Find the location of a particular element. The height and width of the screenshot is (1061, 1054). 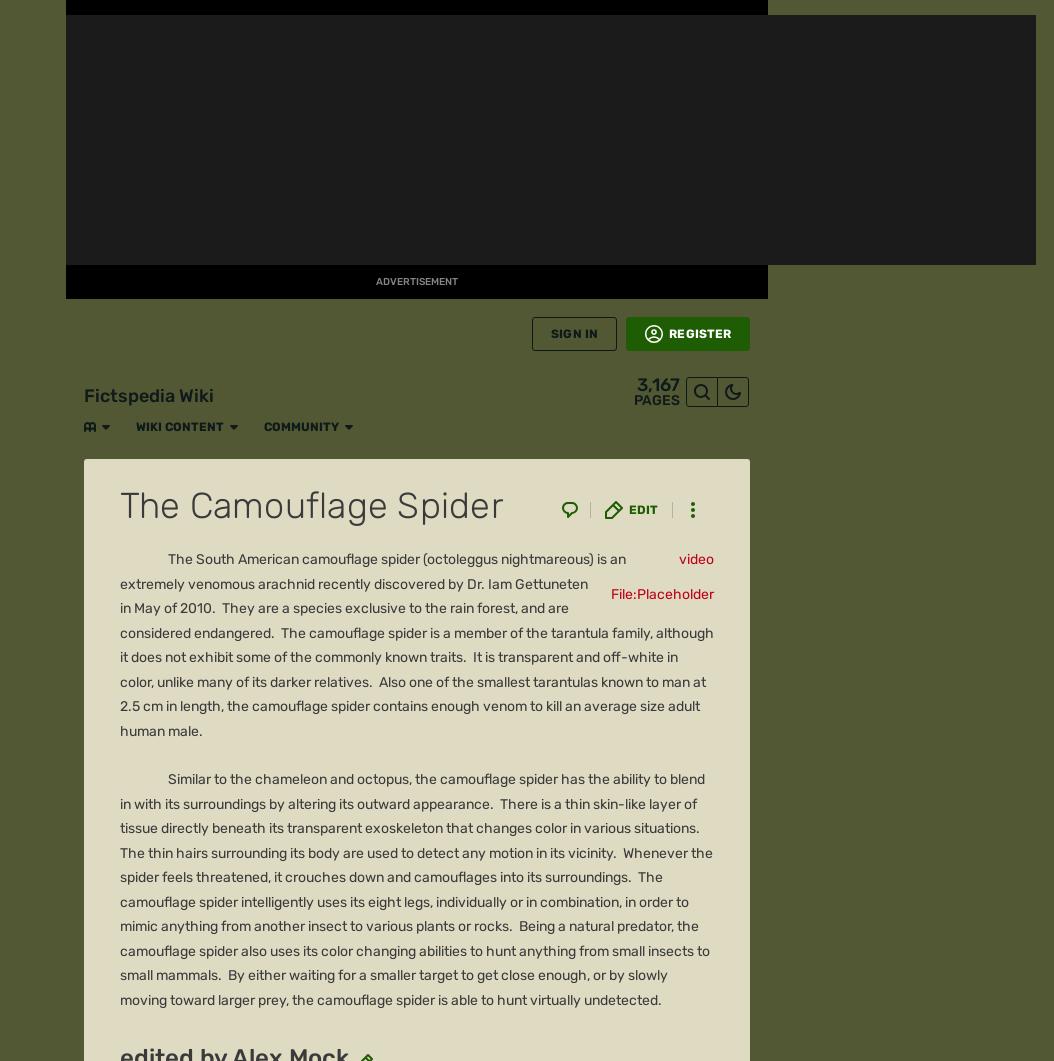

'3' is located at coordinates (150, 305).